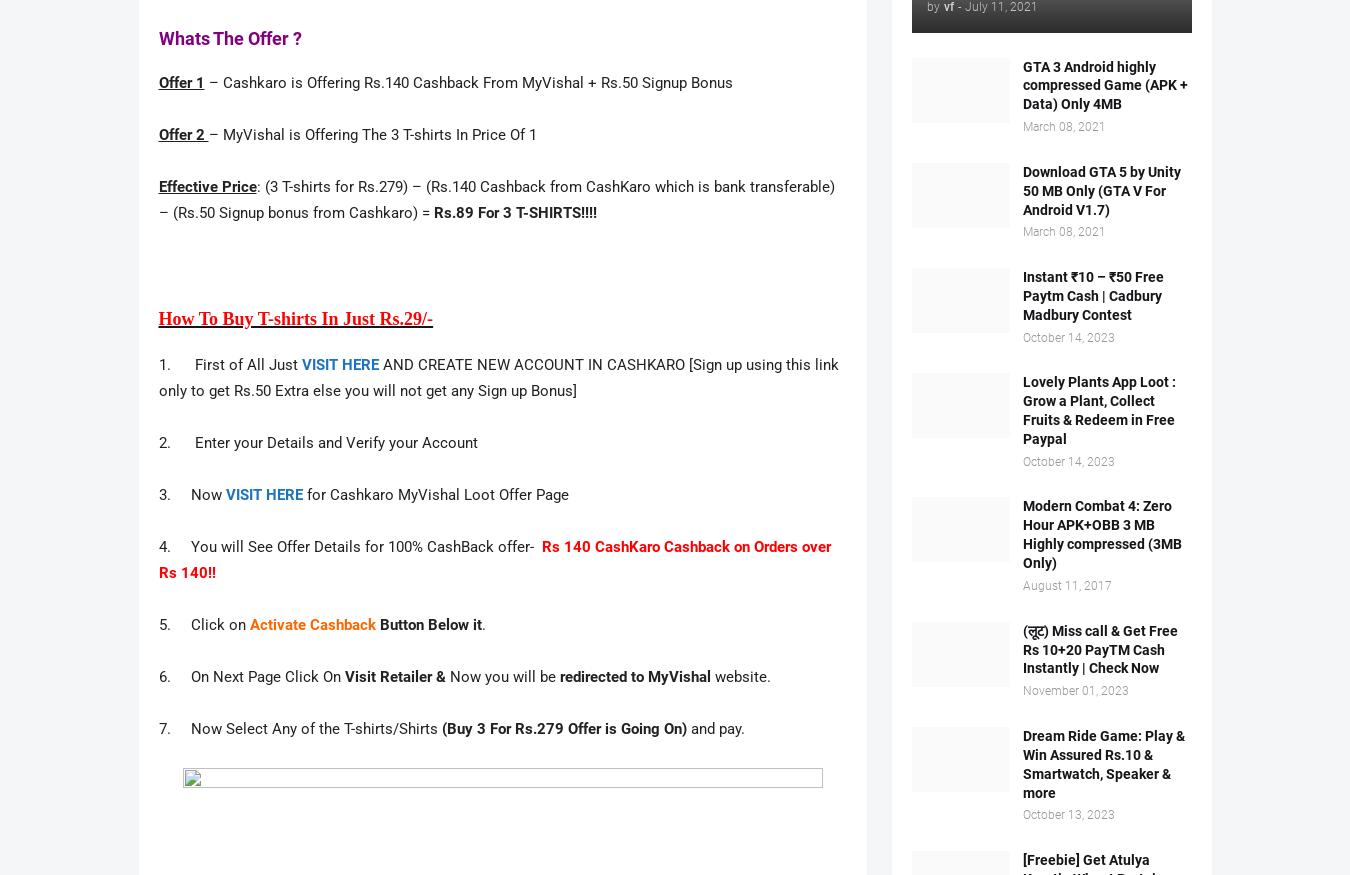 The image size is (1350, 875). Describe the element at coordinates (206, 185) in the screenshot. I see `'Effective Price'` at that location.